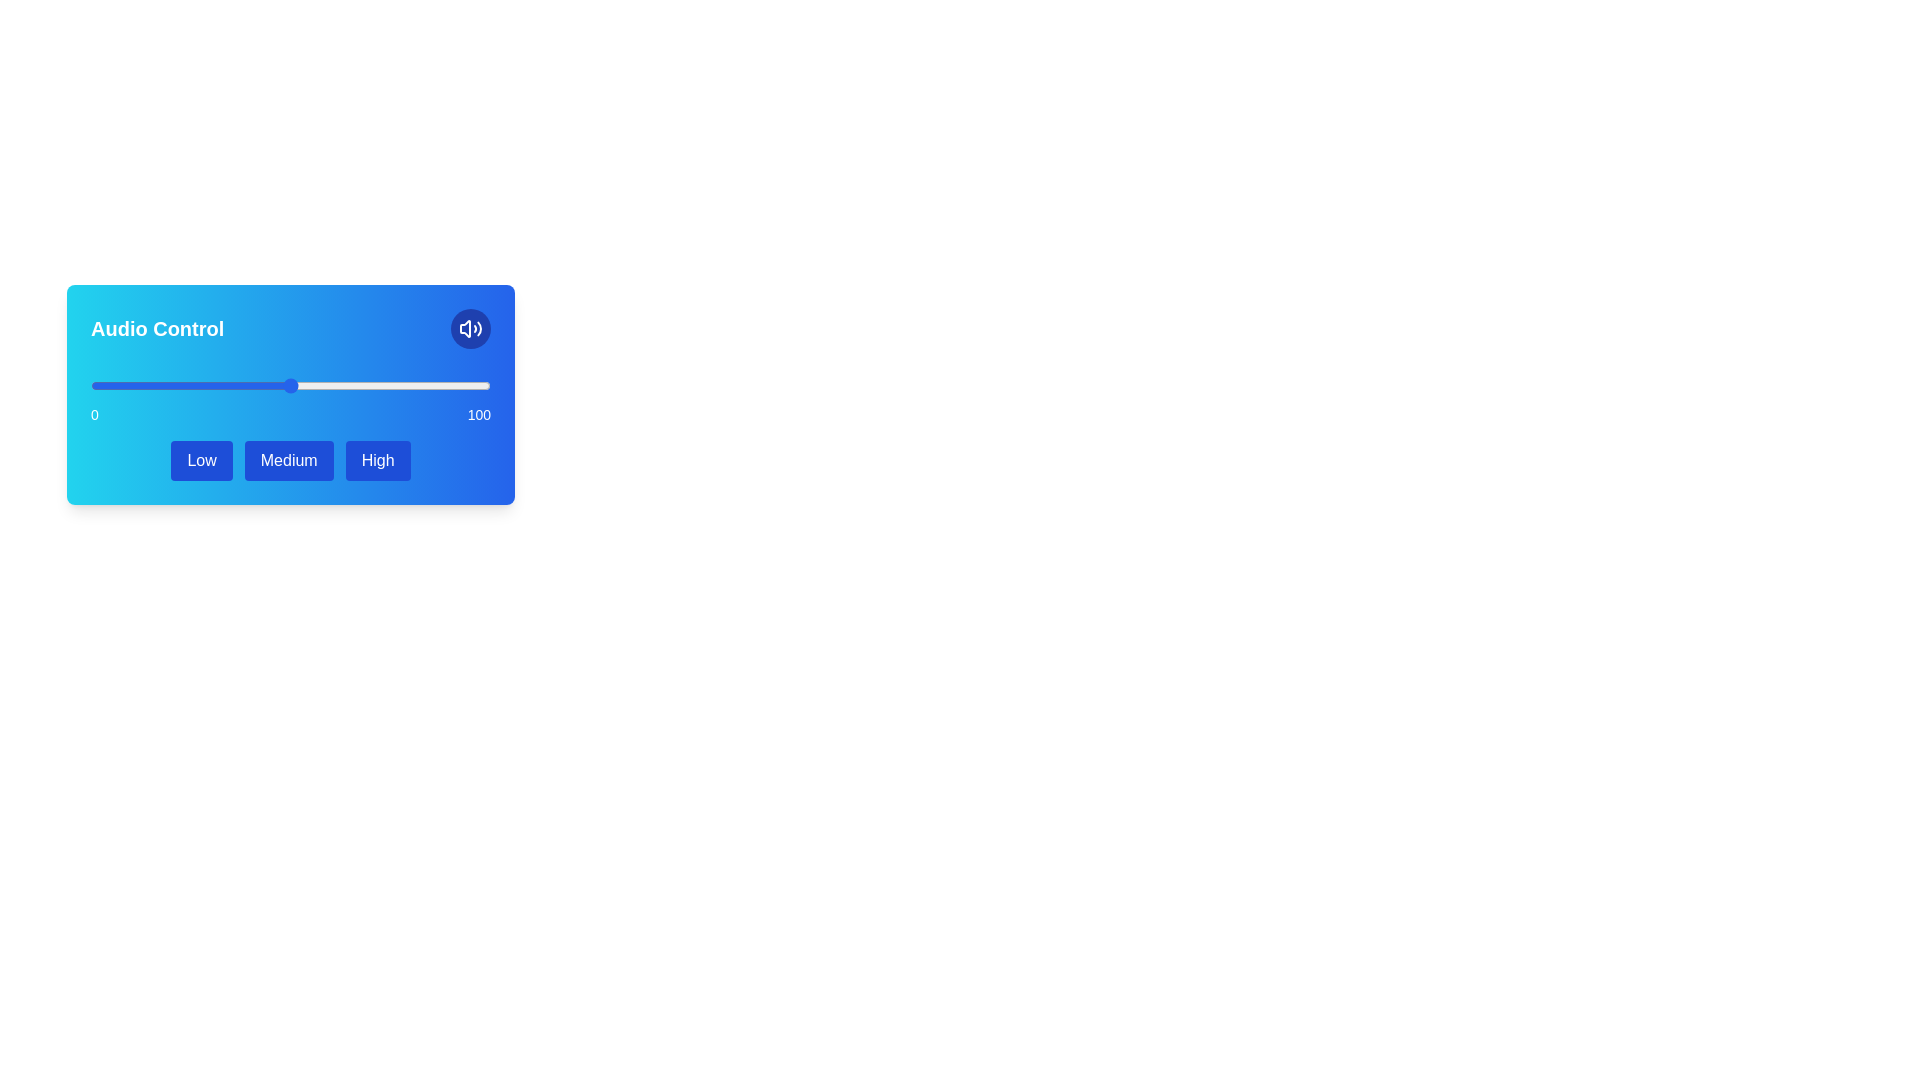 The image size is (1920, 1080). I want to click on the slider value, so click(129, 385).